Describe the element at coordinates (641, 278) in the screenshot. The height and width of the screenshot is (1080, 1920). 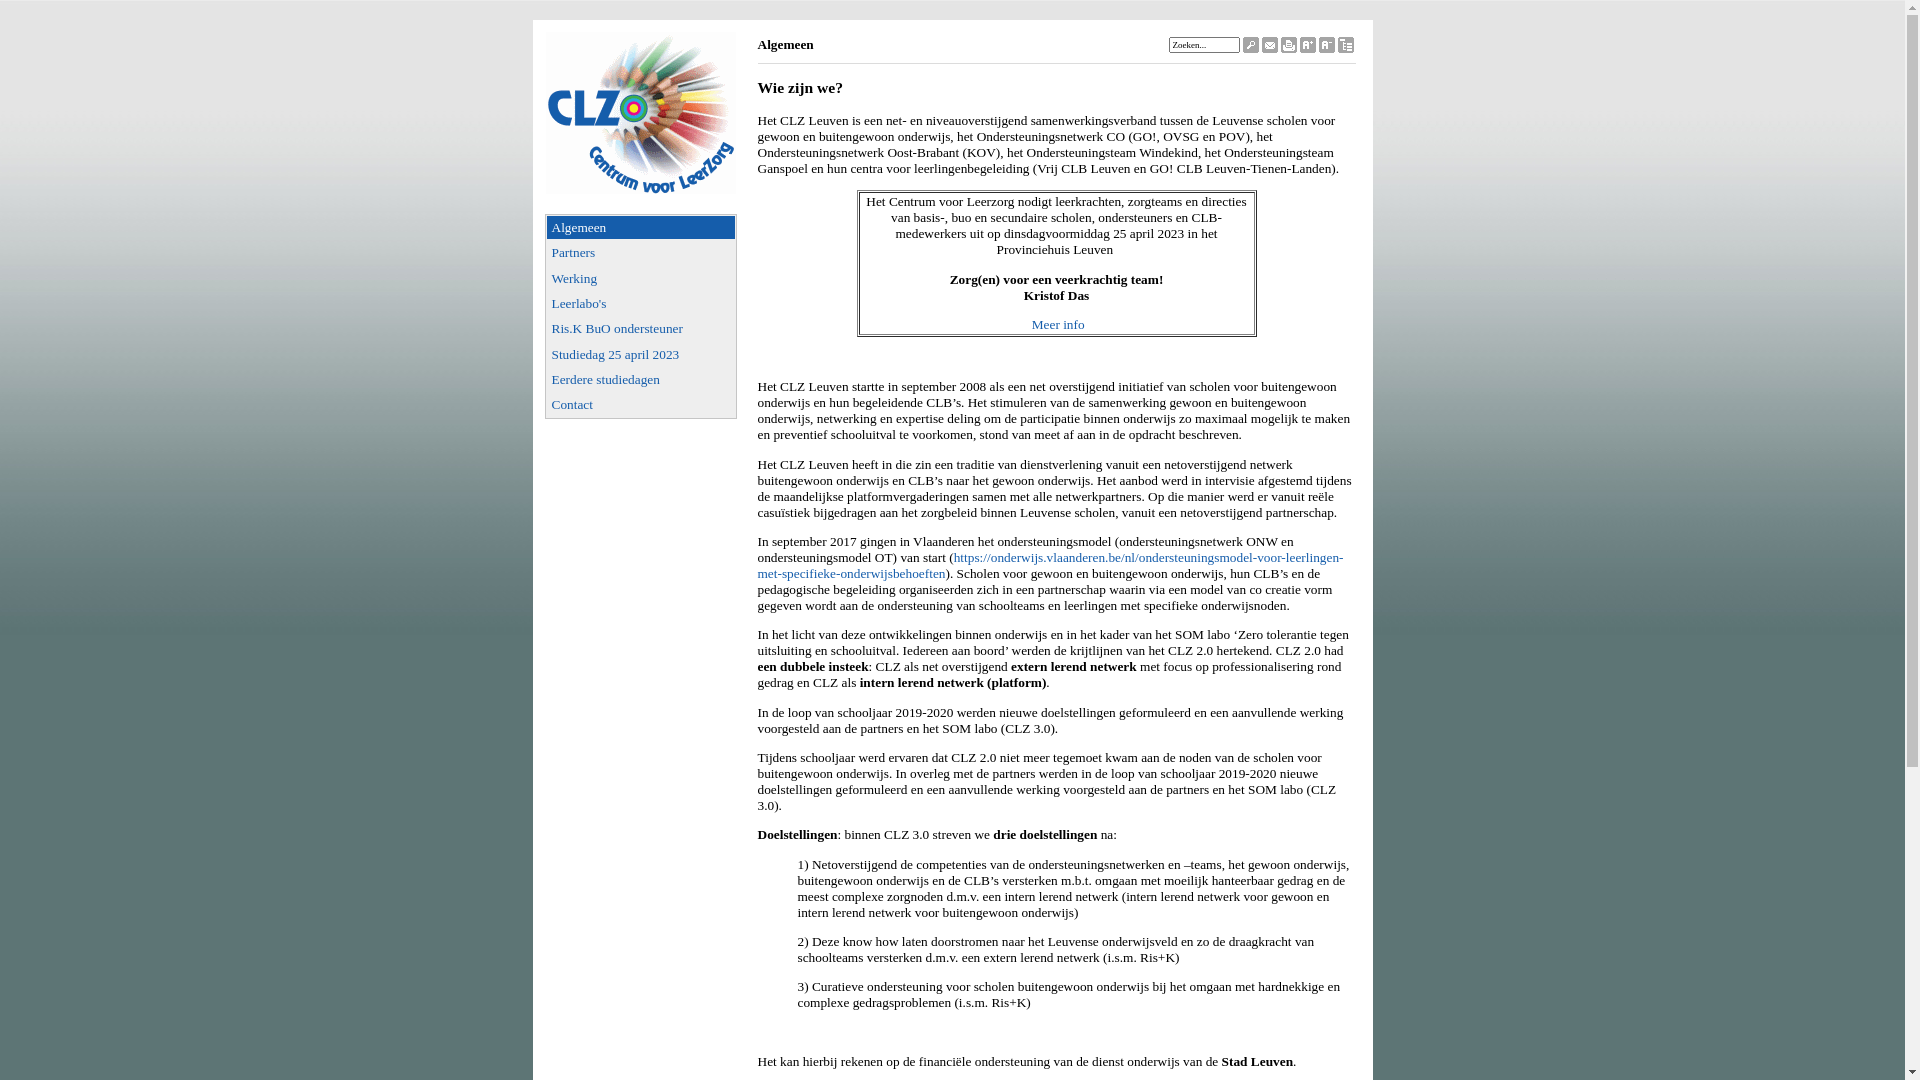
I see `'Werking'` at that location.